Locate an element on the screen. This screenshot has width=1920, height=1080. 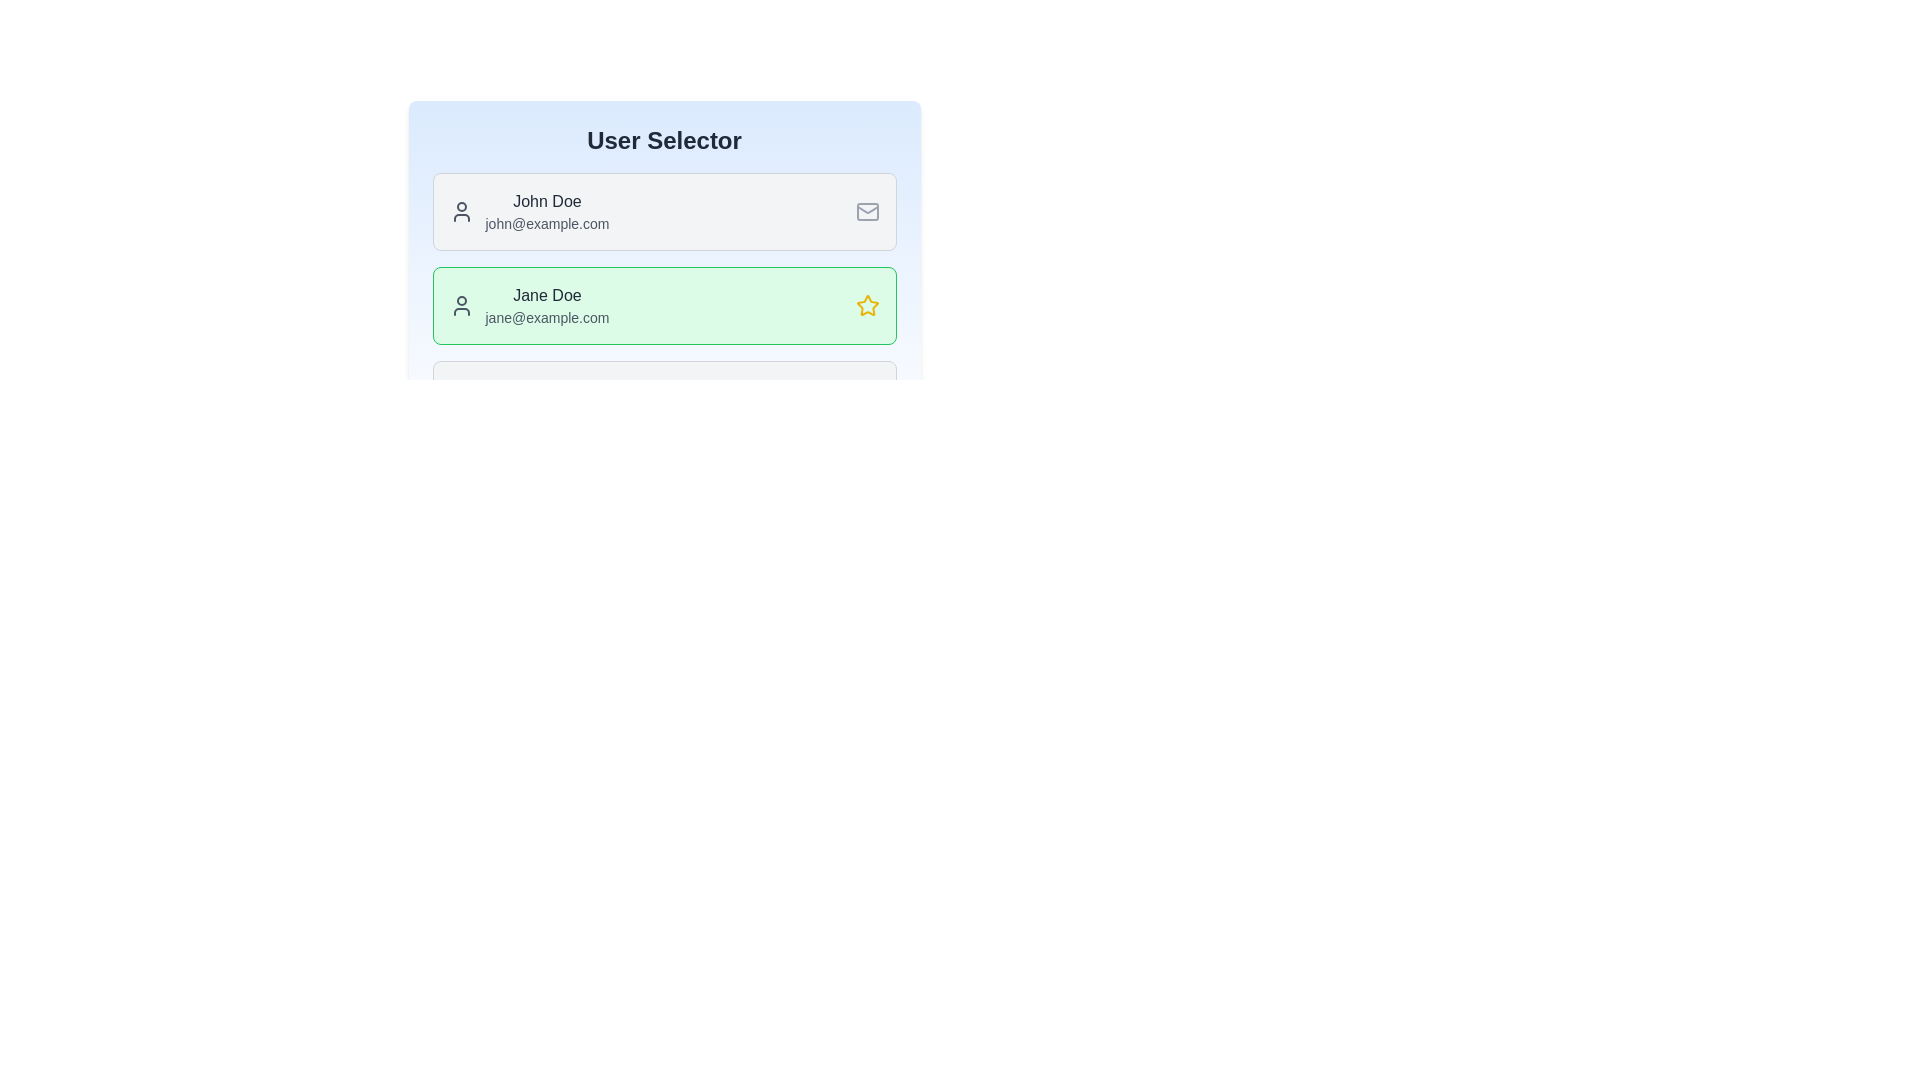
the currently selected user profile to toggle its selection state is located at coordinates (664, 305).